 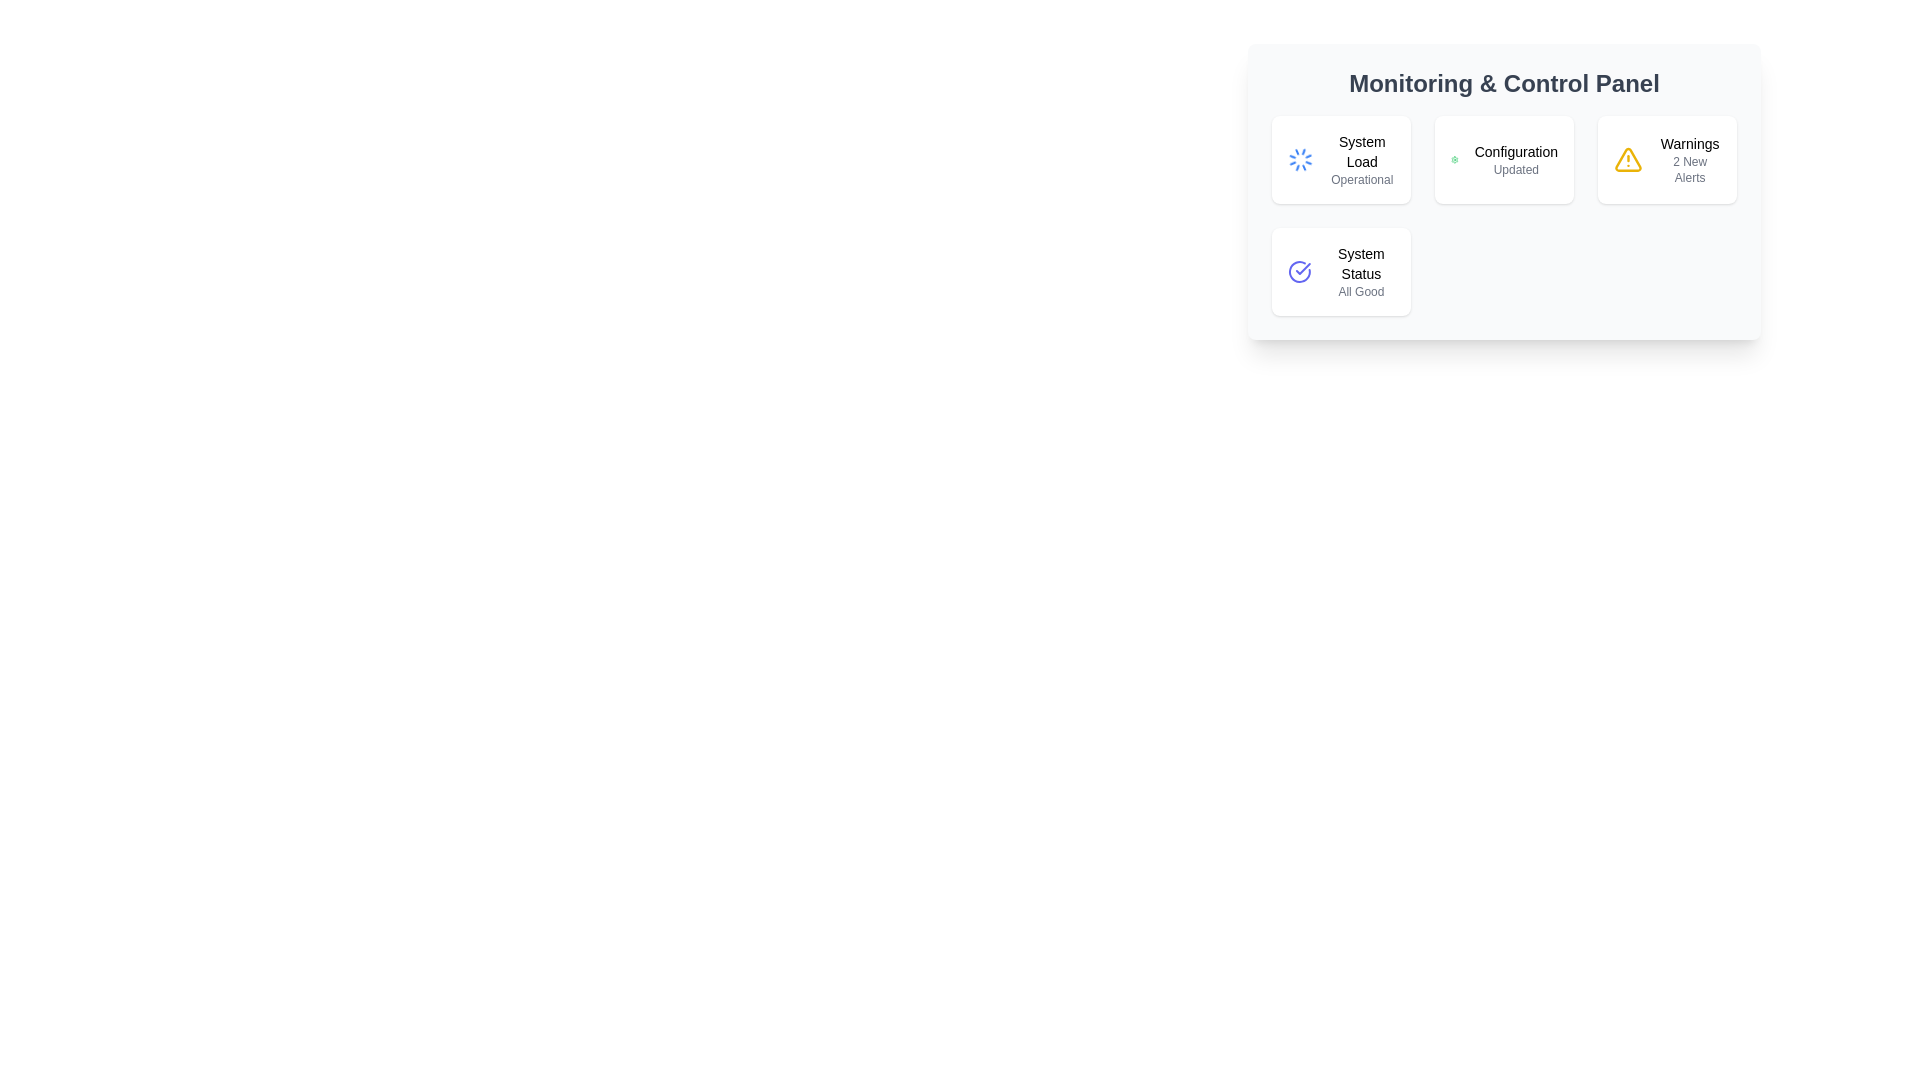 What do you see at coordinates (1454, 158) in the screenshot?
I see `the icon located within the 'Configuration Updated' card of the Monitoring & Control Panel, adjacent to the label 'Configuration.'` at bounding box center [1454, 158].